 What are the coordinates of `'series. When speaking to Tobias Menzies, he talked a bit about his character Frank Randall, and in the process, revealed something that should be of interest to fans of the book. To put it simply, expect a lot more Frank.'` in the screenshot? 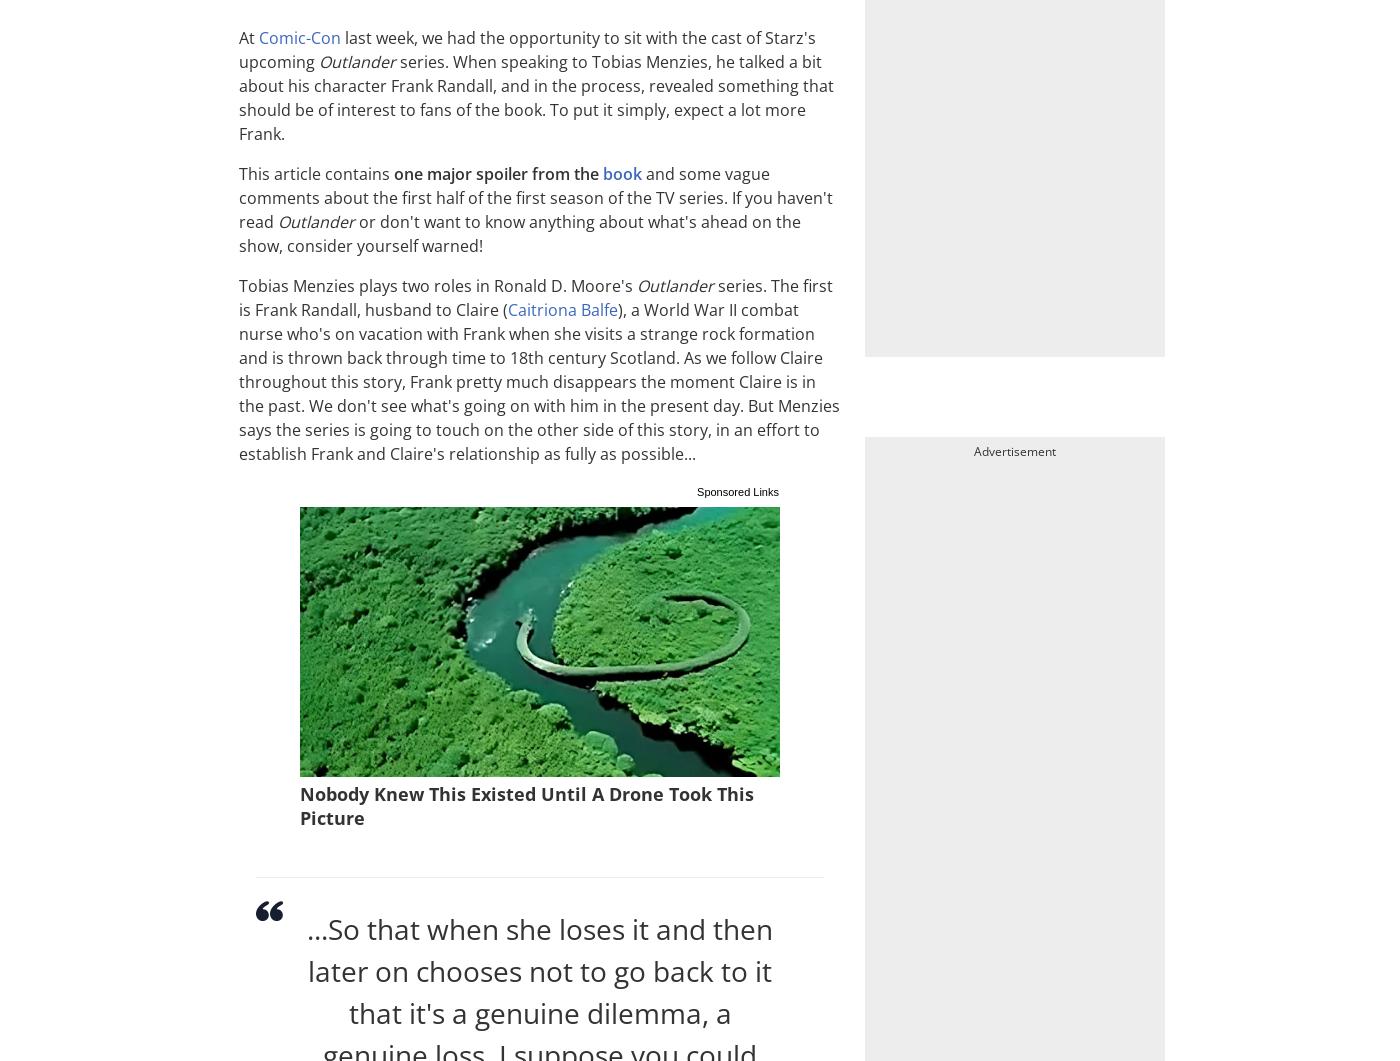 It's located at (536, 98).